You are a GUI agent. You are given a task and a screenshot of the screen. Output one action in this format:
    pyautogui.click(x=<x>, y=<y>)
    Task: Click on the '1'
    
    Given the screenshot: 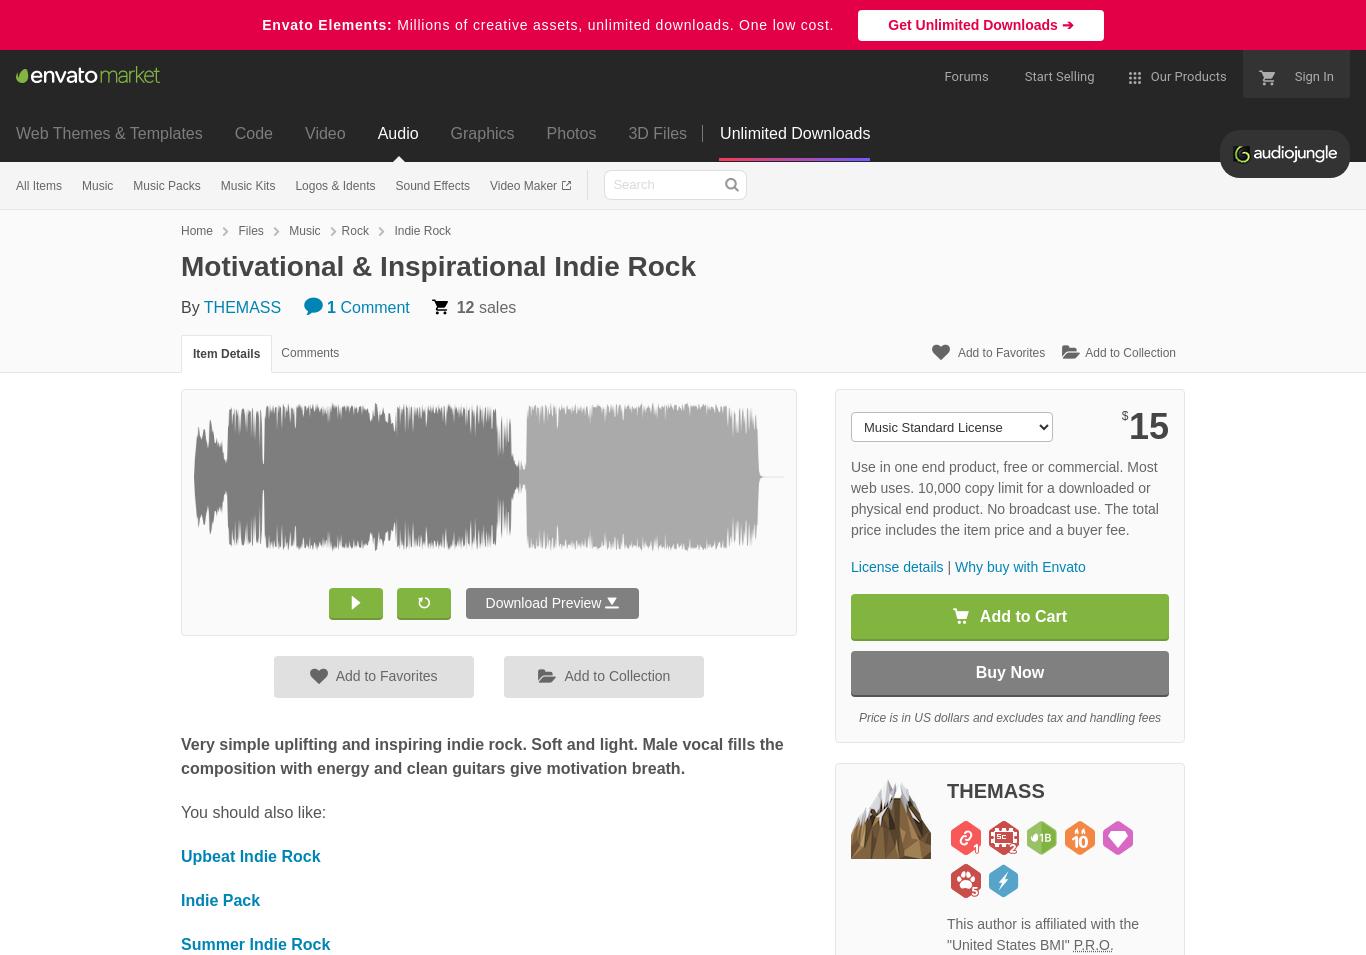 What is the action you would take?
    pyautogui.click(x=330, y=306)
    